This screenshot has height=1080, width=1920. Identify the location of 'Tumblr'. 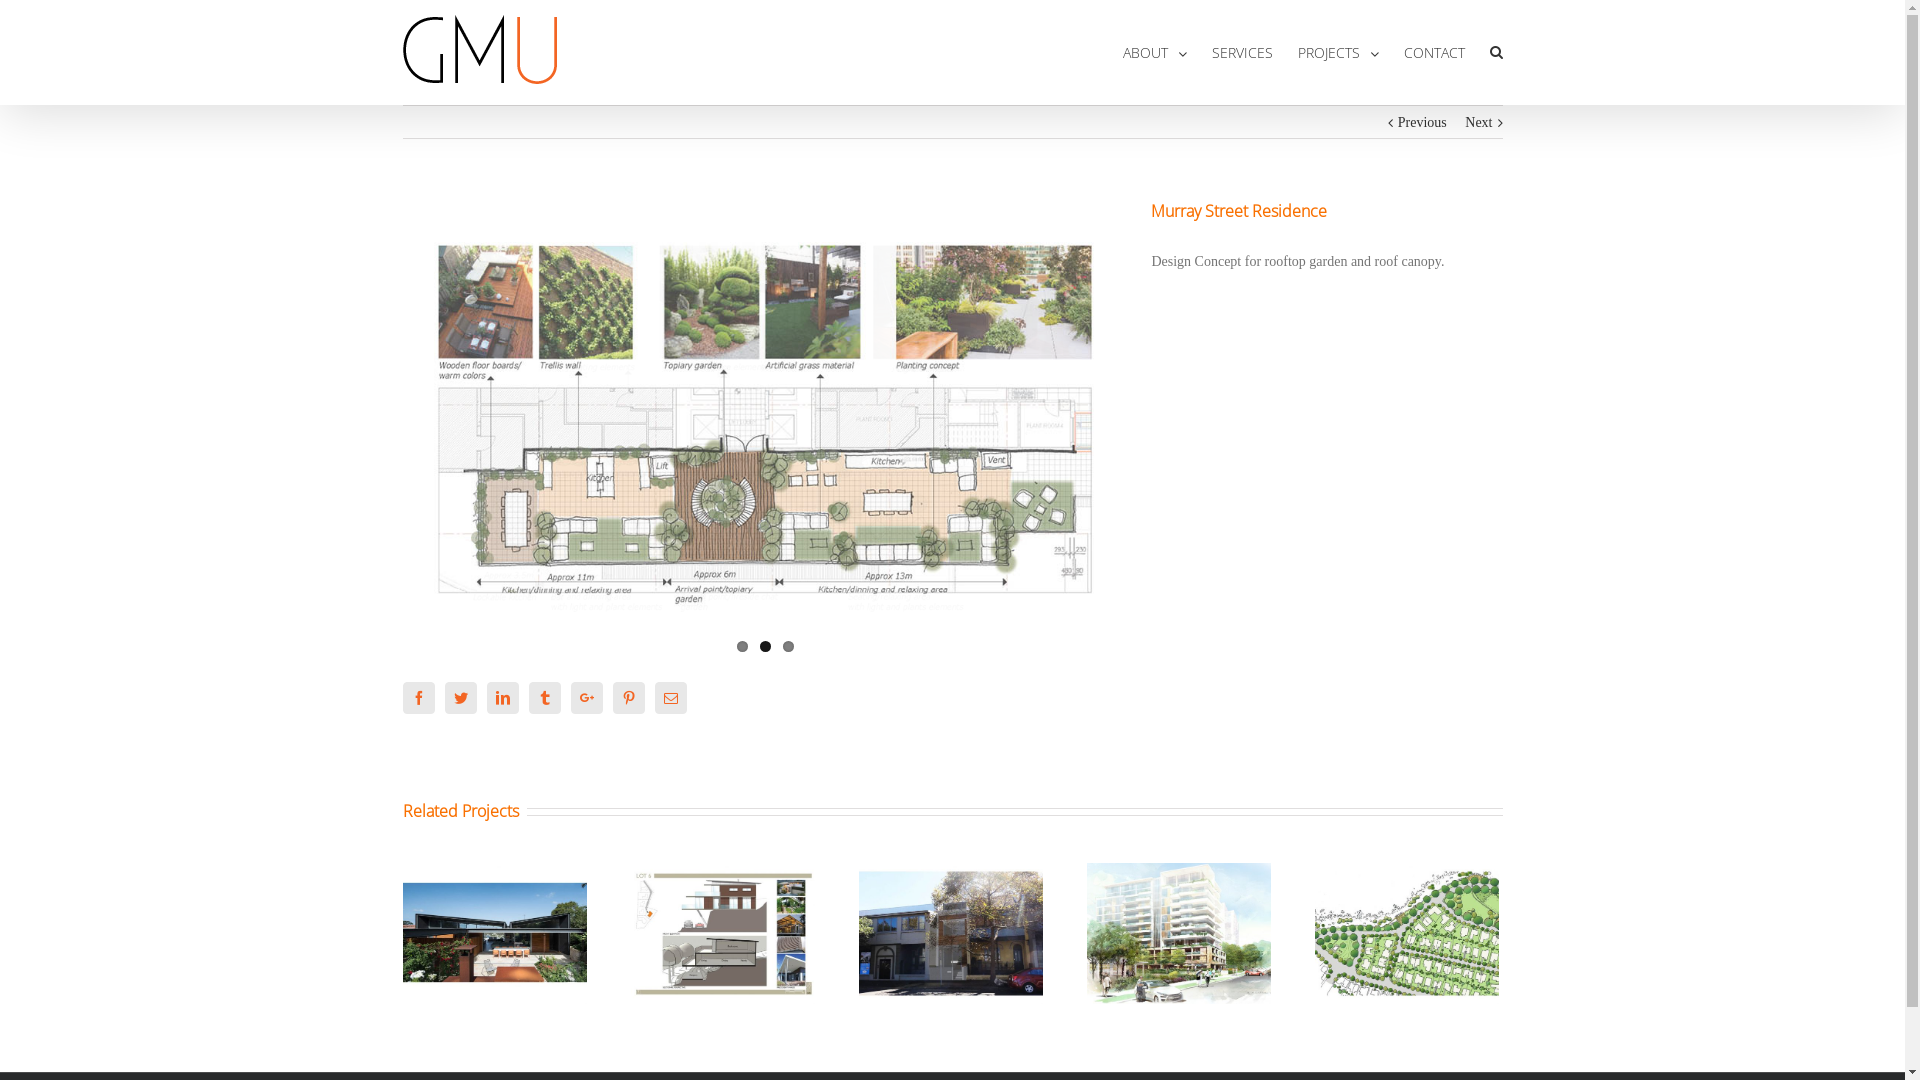
(543, 697).